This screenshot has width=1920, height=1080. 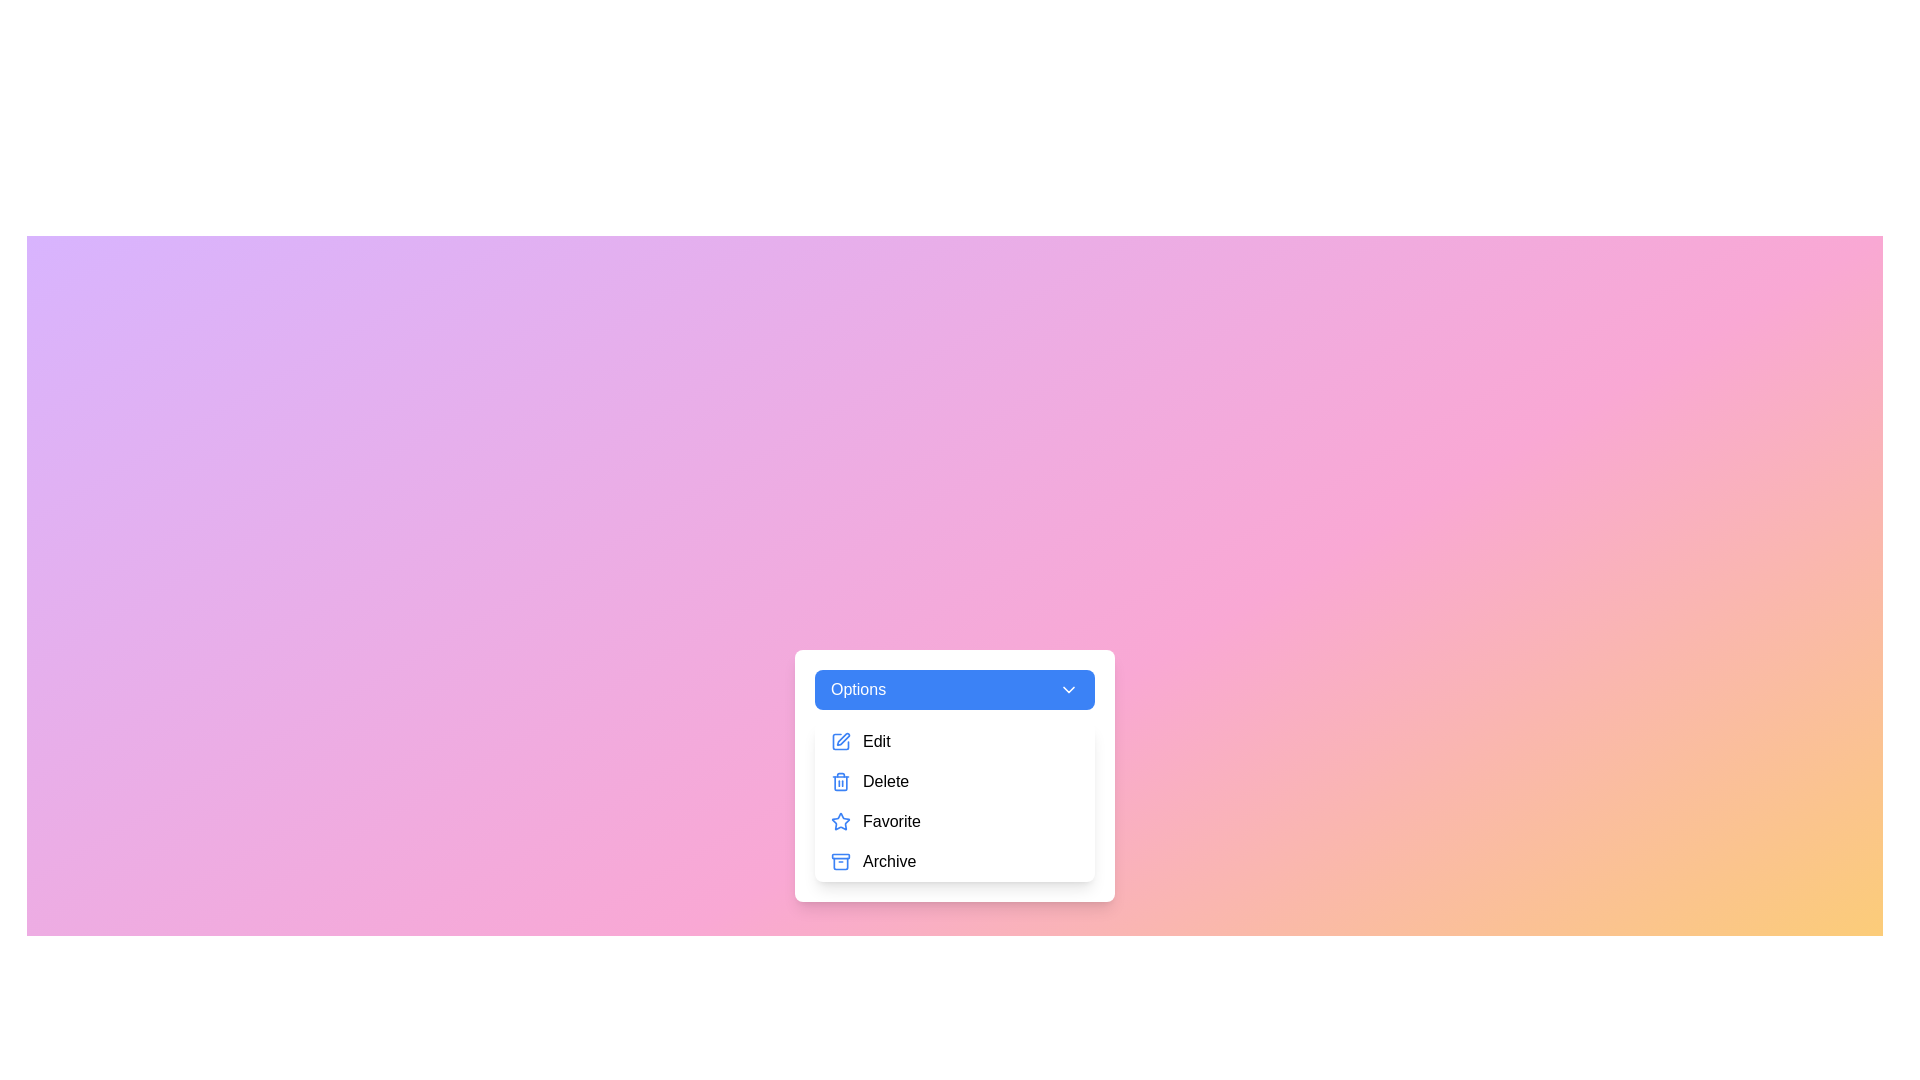 What do you see at coordinates (954, 741) in the screenshot?
I see `the menu item Edit` at bounding box center [954, 741].